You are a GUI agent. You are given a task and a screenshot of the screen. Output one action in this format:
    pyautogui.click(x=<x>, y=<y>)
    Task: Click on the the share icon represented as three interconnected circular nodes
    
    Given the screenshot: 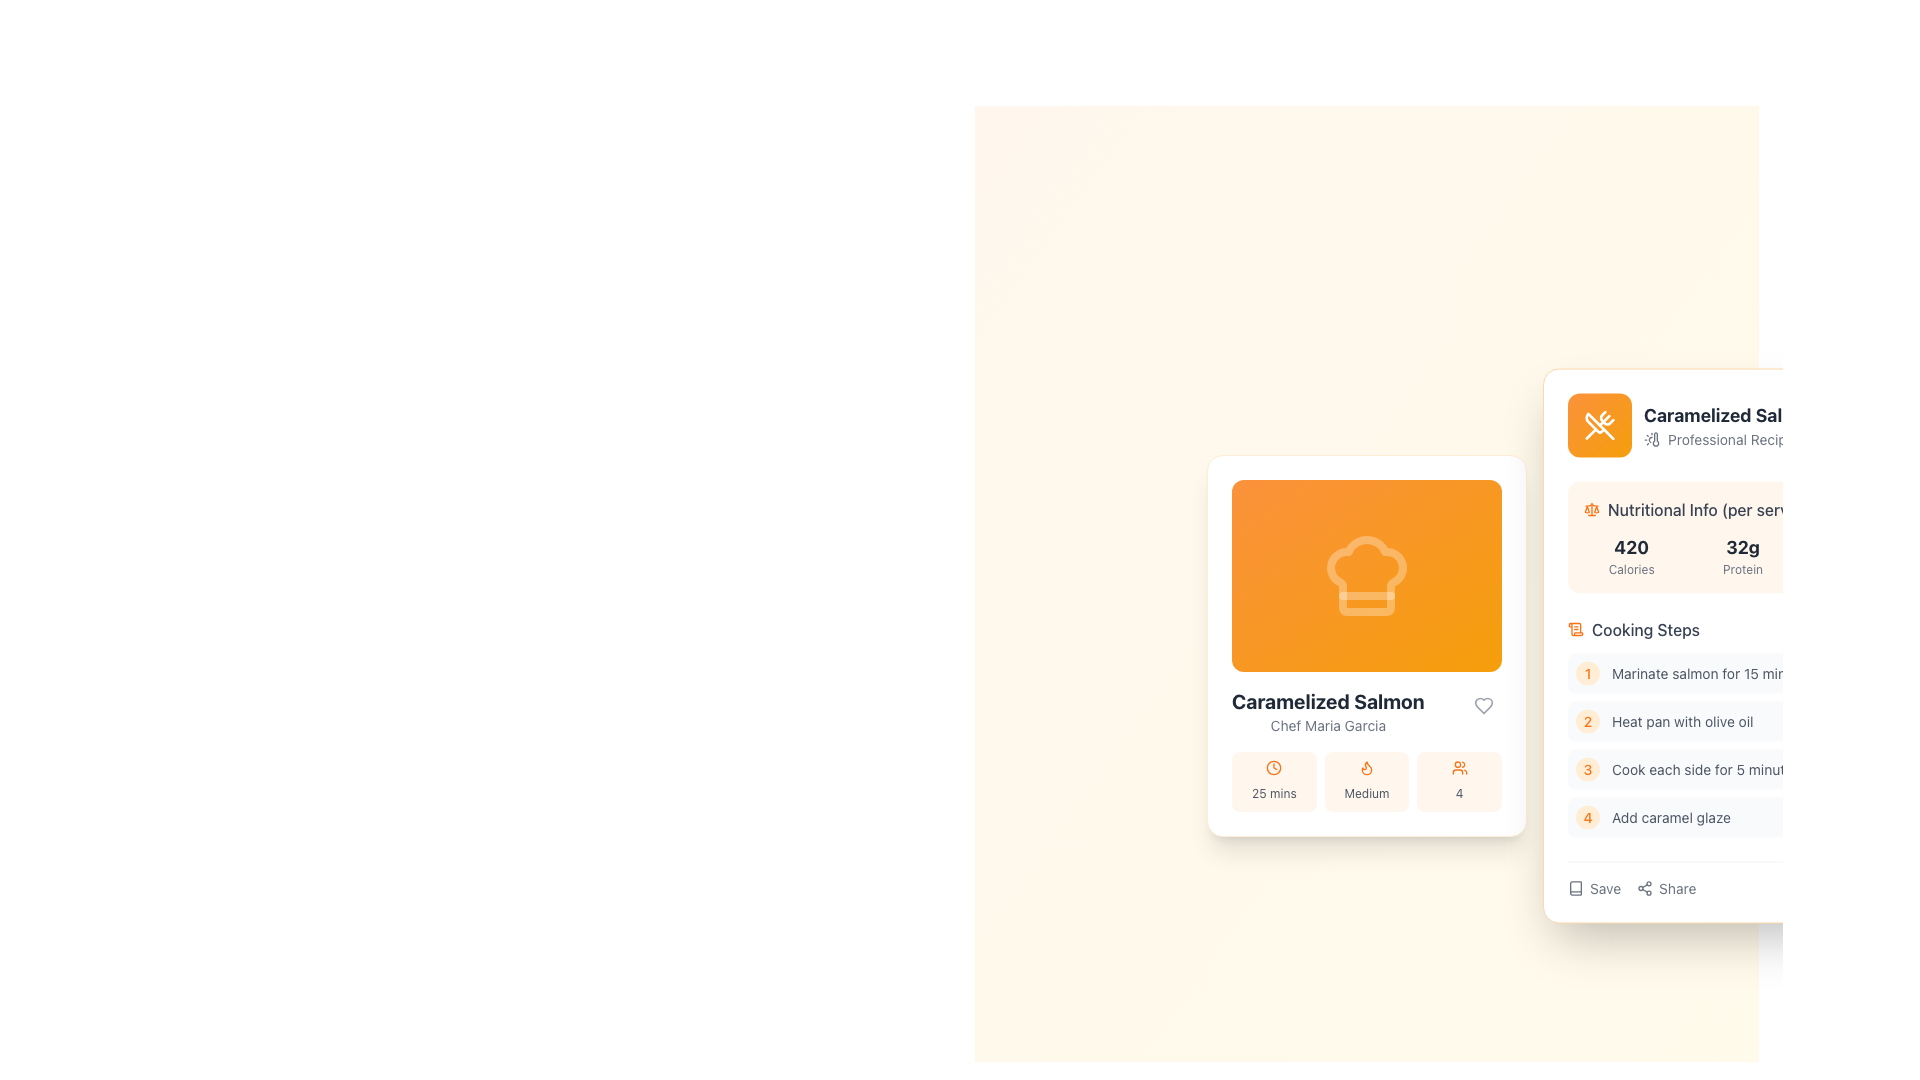 What is the action you would take?
    pyautogui.click(x=1645, y=887)
    